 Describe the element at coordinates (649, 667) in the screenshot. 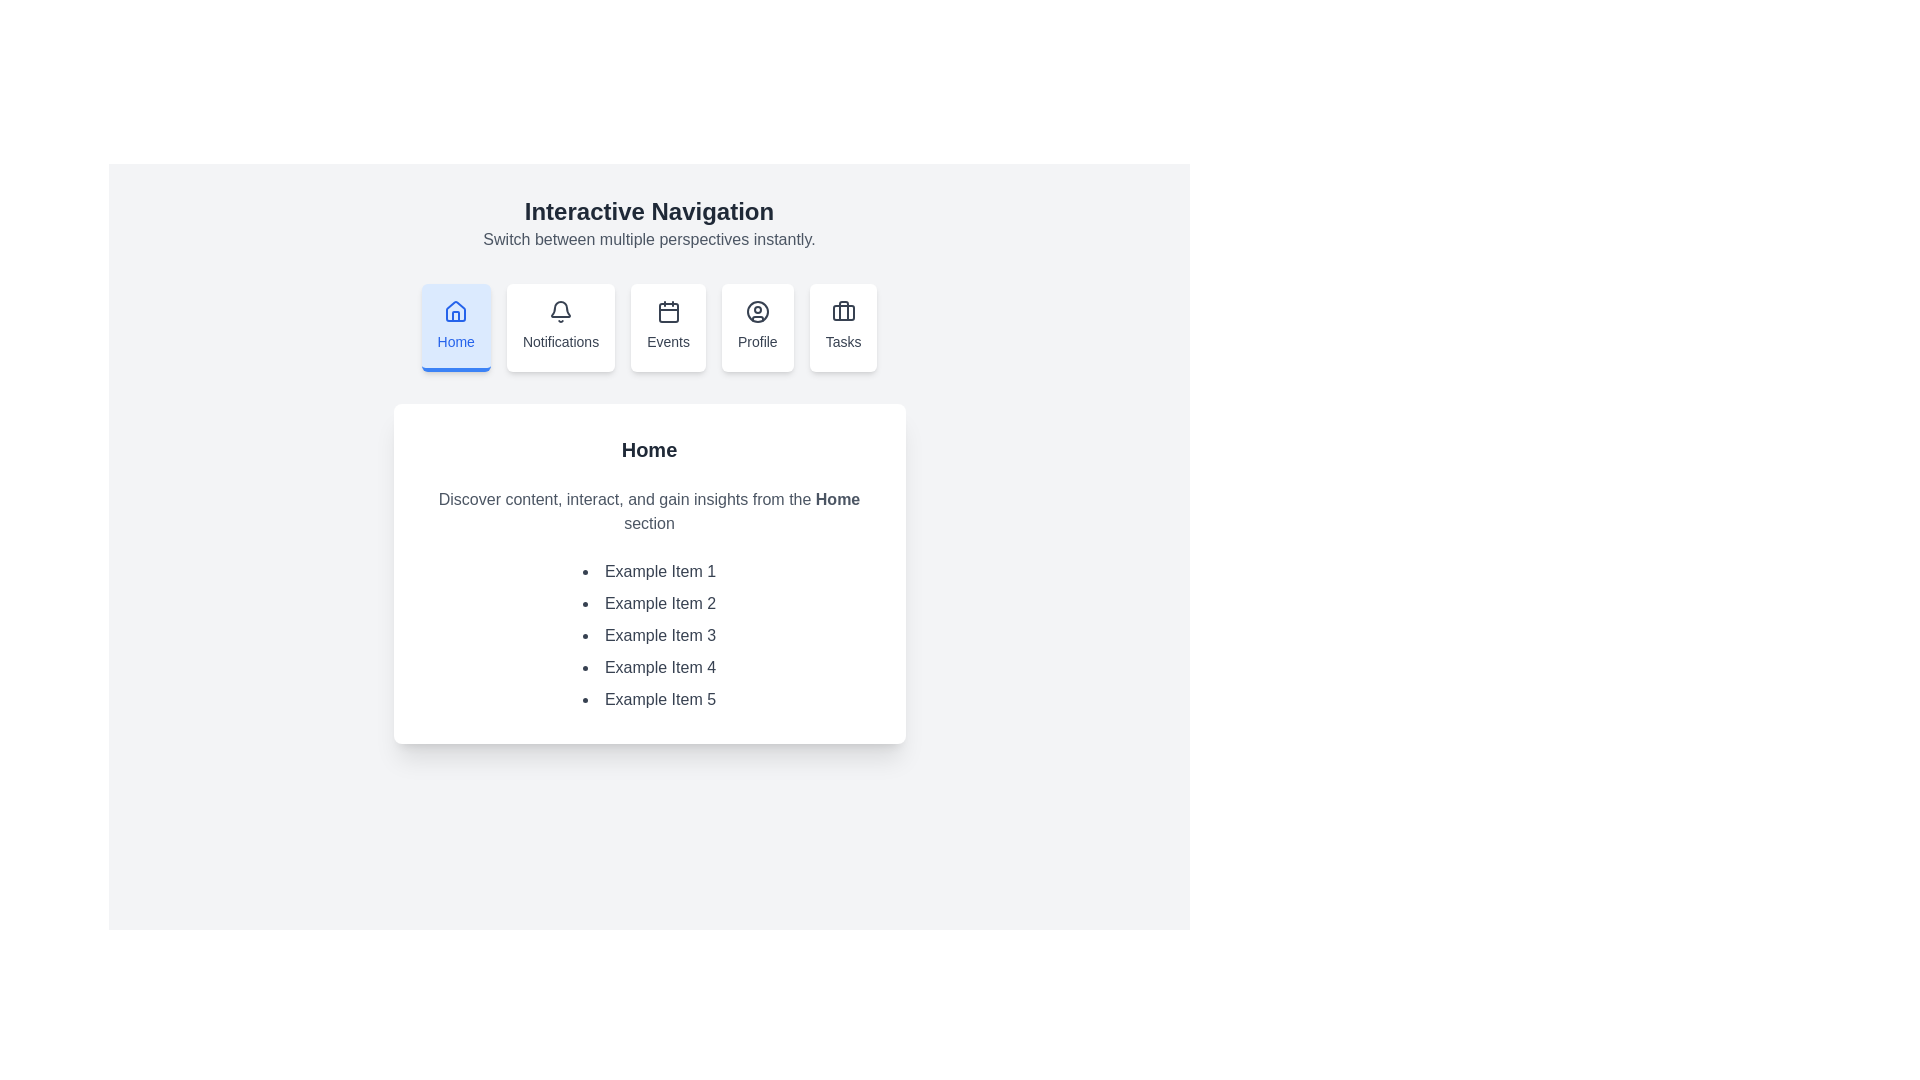

I see `the fourth Text Label in the list under the title 'Home', positioned between 'Example Item 3' and 'Example Item 5'` at that location.